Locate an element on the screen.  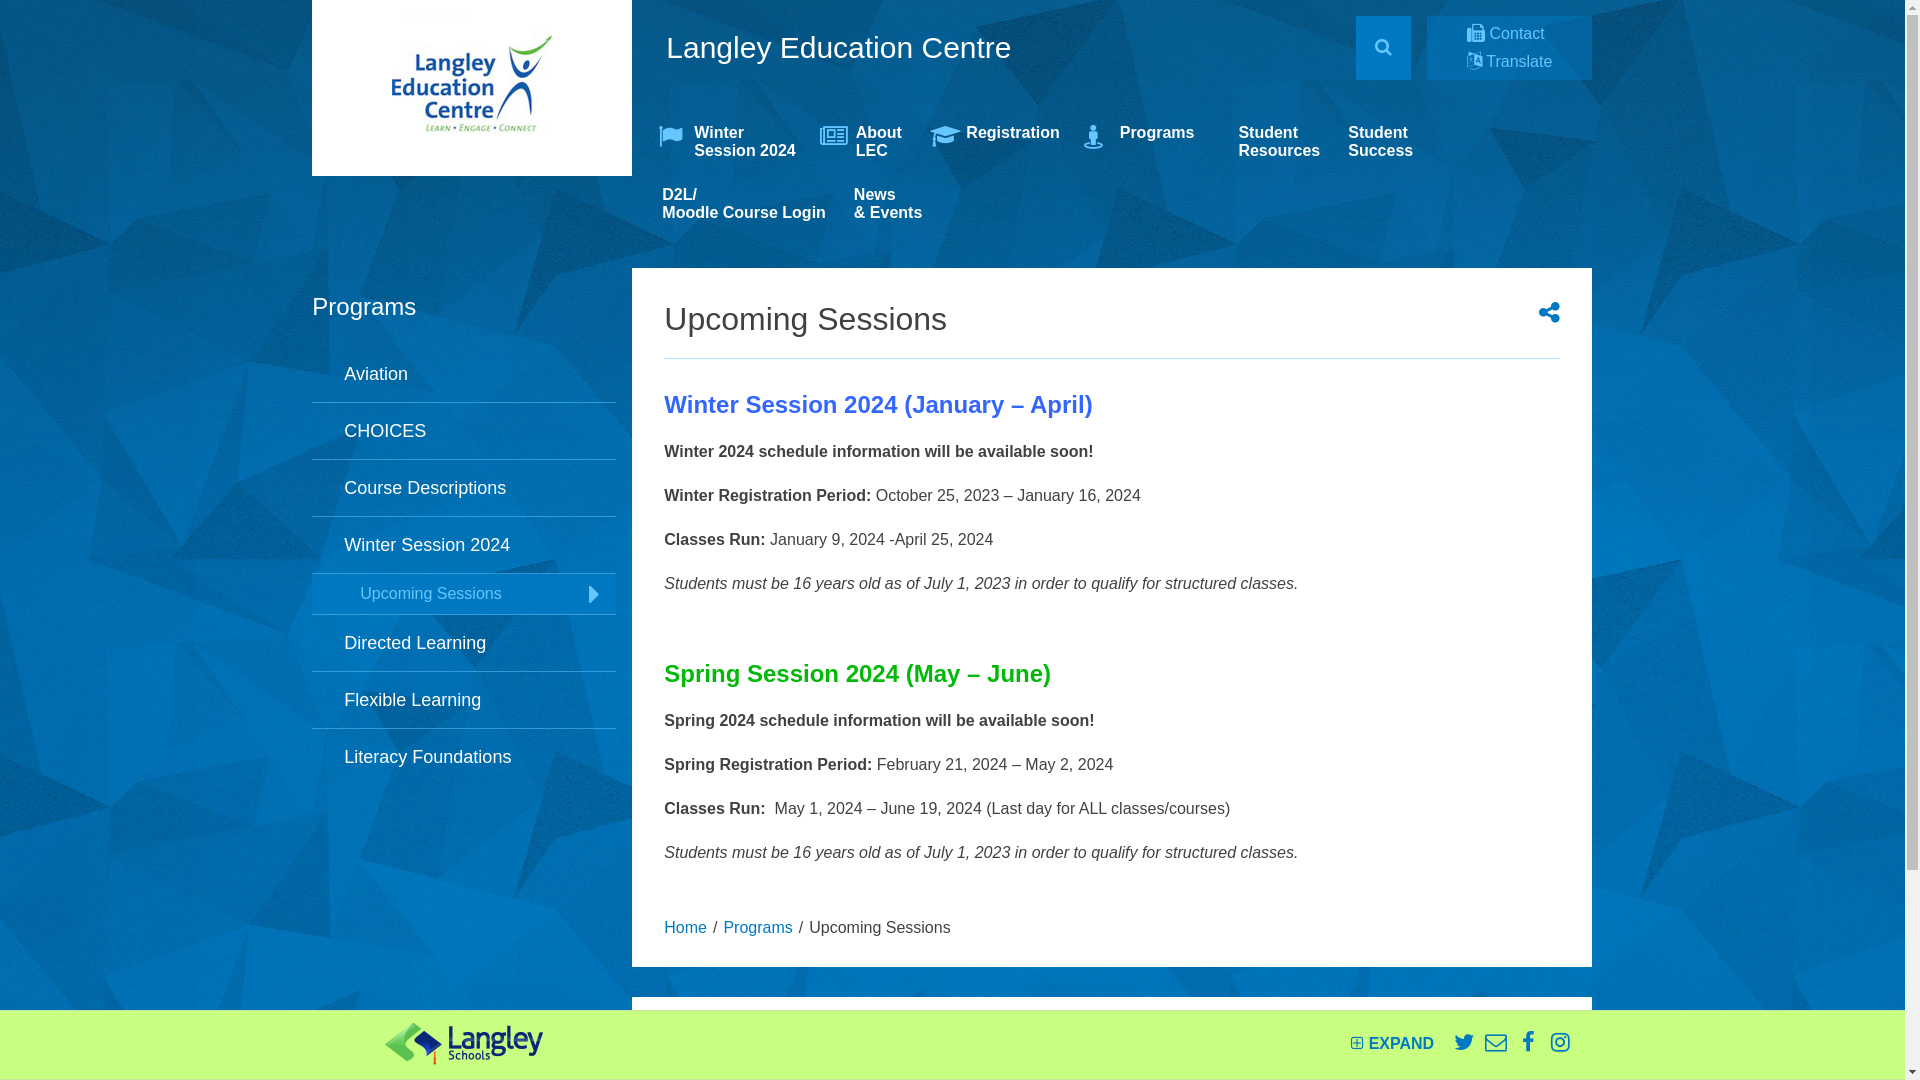
'Aviation' is located at coordinates (463, 374).